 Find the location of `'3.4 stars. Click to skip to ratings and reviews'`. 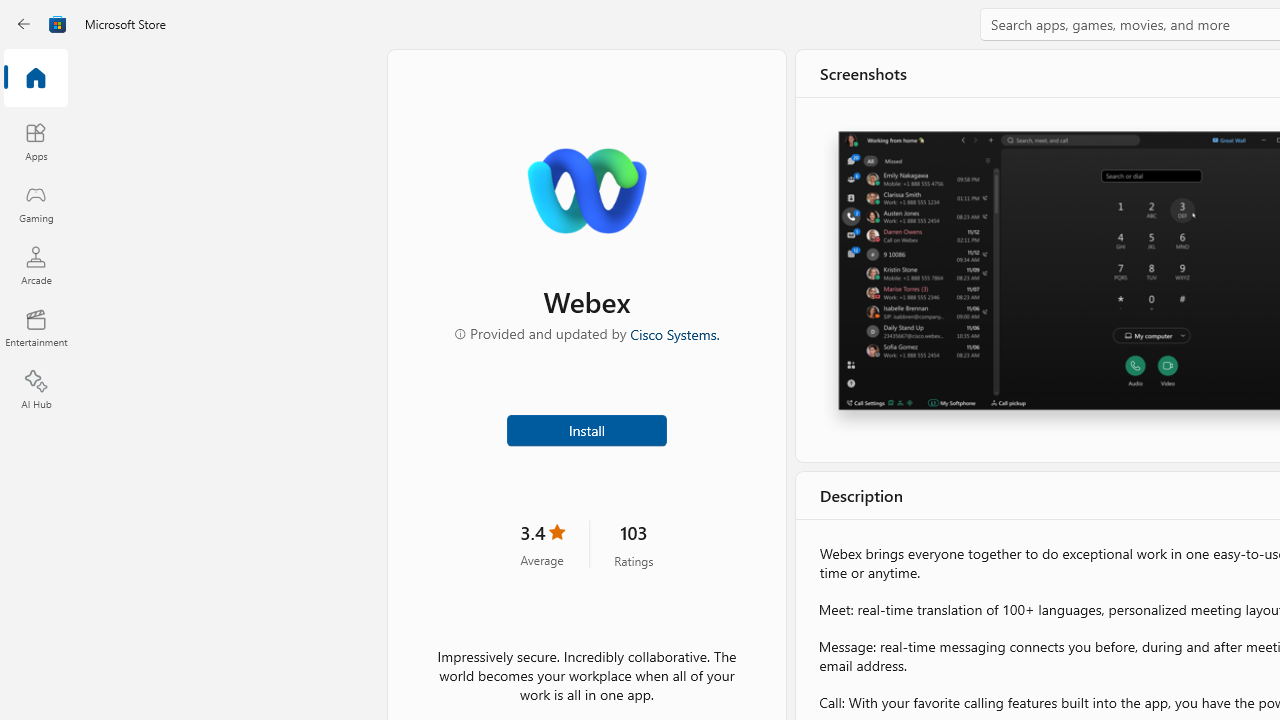

'3.4 stars. Click to skip to ratings and reviews' is located at coordinates (542, 543).